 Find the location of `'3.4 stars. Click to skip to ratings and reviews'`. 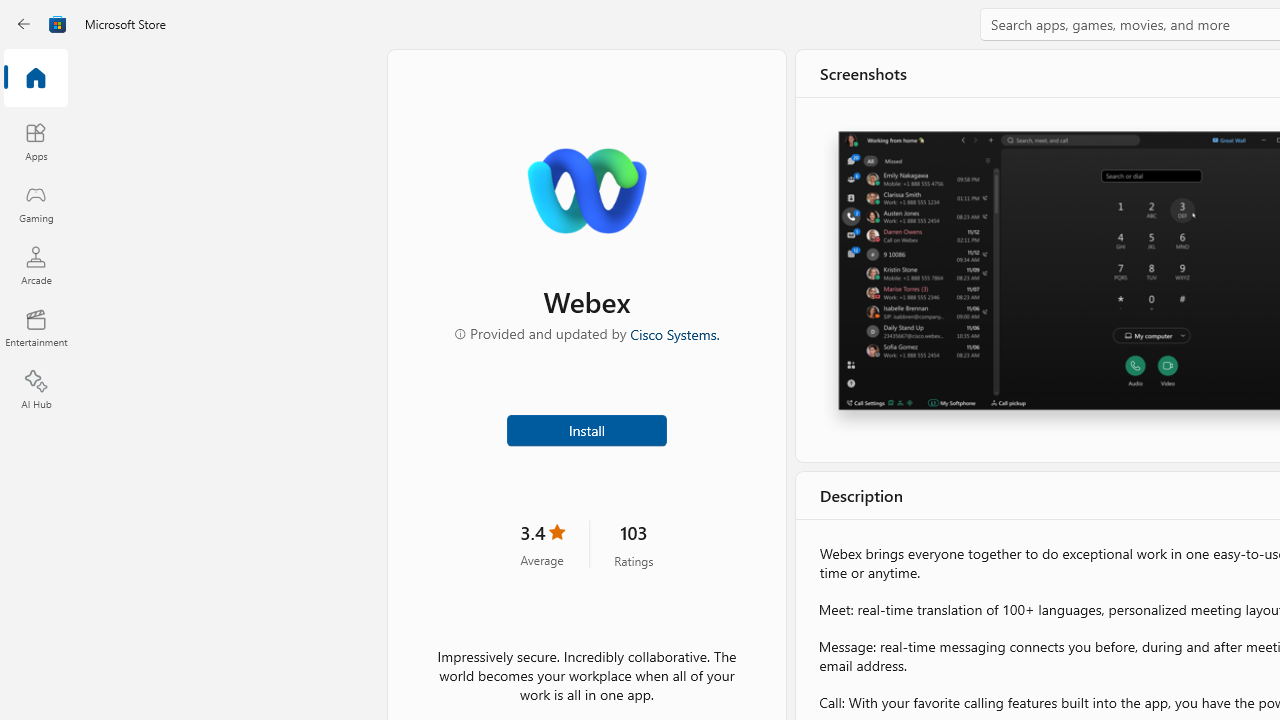

'3.4 stars. Click to skip to ratings and reviews' is located at coordinates (542, 543).